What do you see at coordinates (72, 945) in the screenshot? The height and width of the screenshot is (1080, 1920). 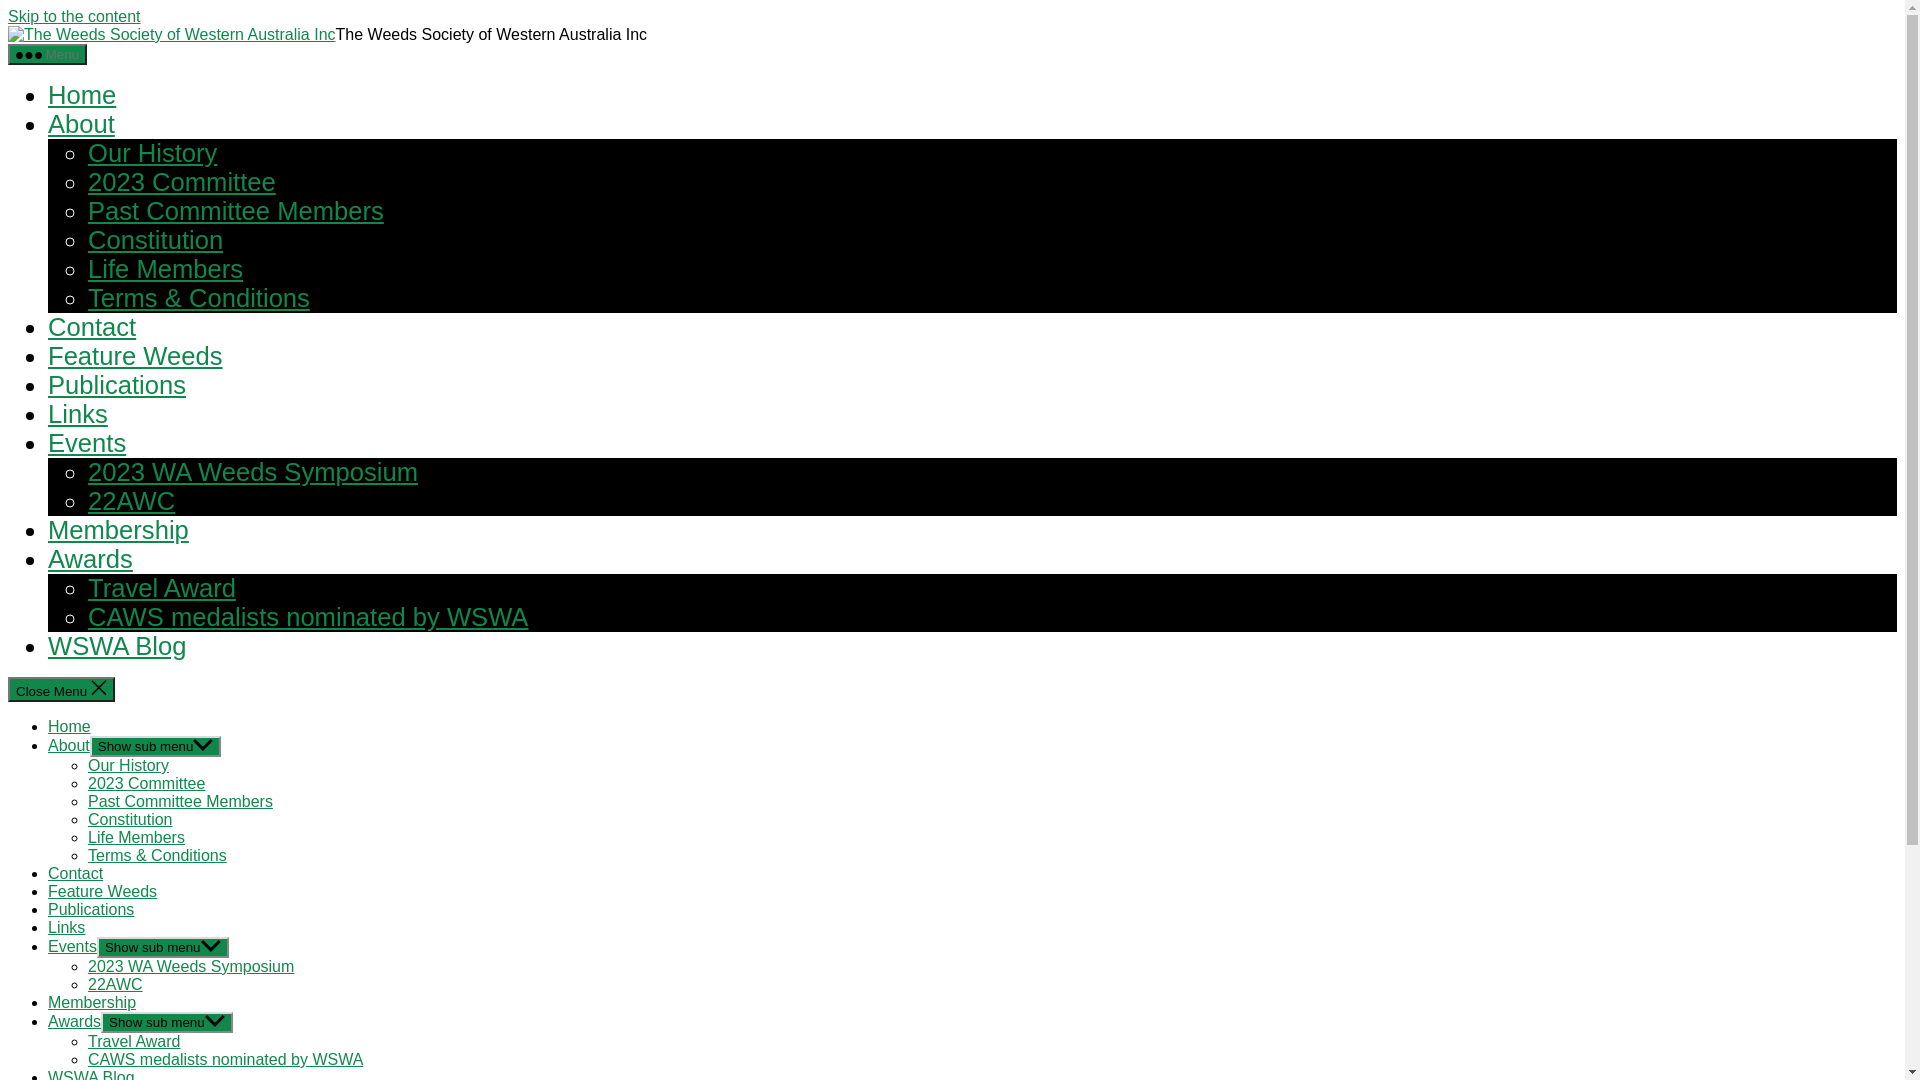 I see `'Events'` at bounding box center [72, 945].